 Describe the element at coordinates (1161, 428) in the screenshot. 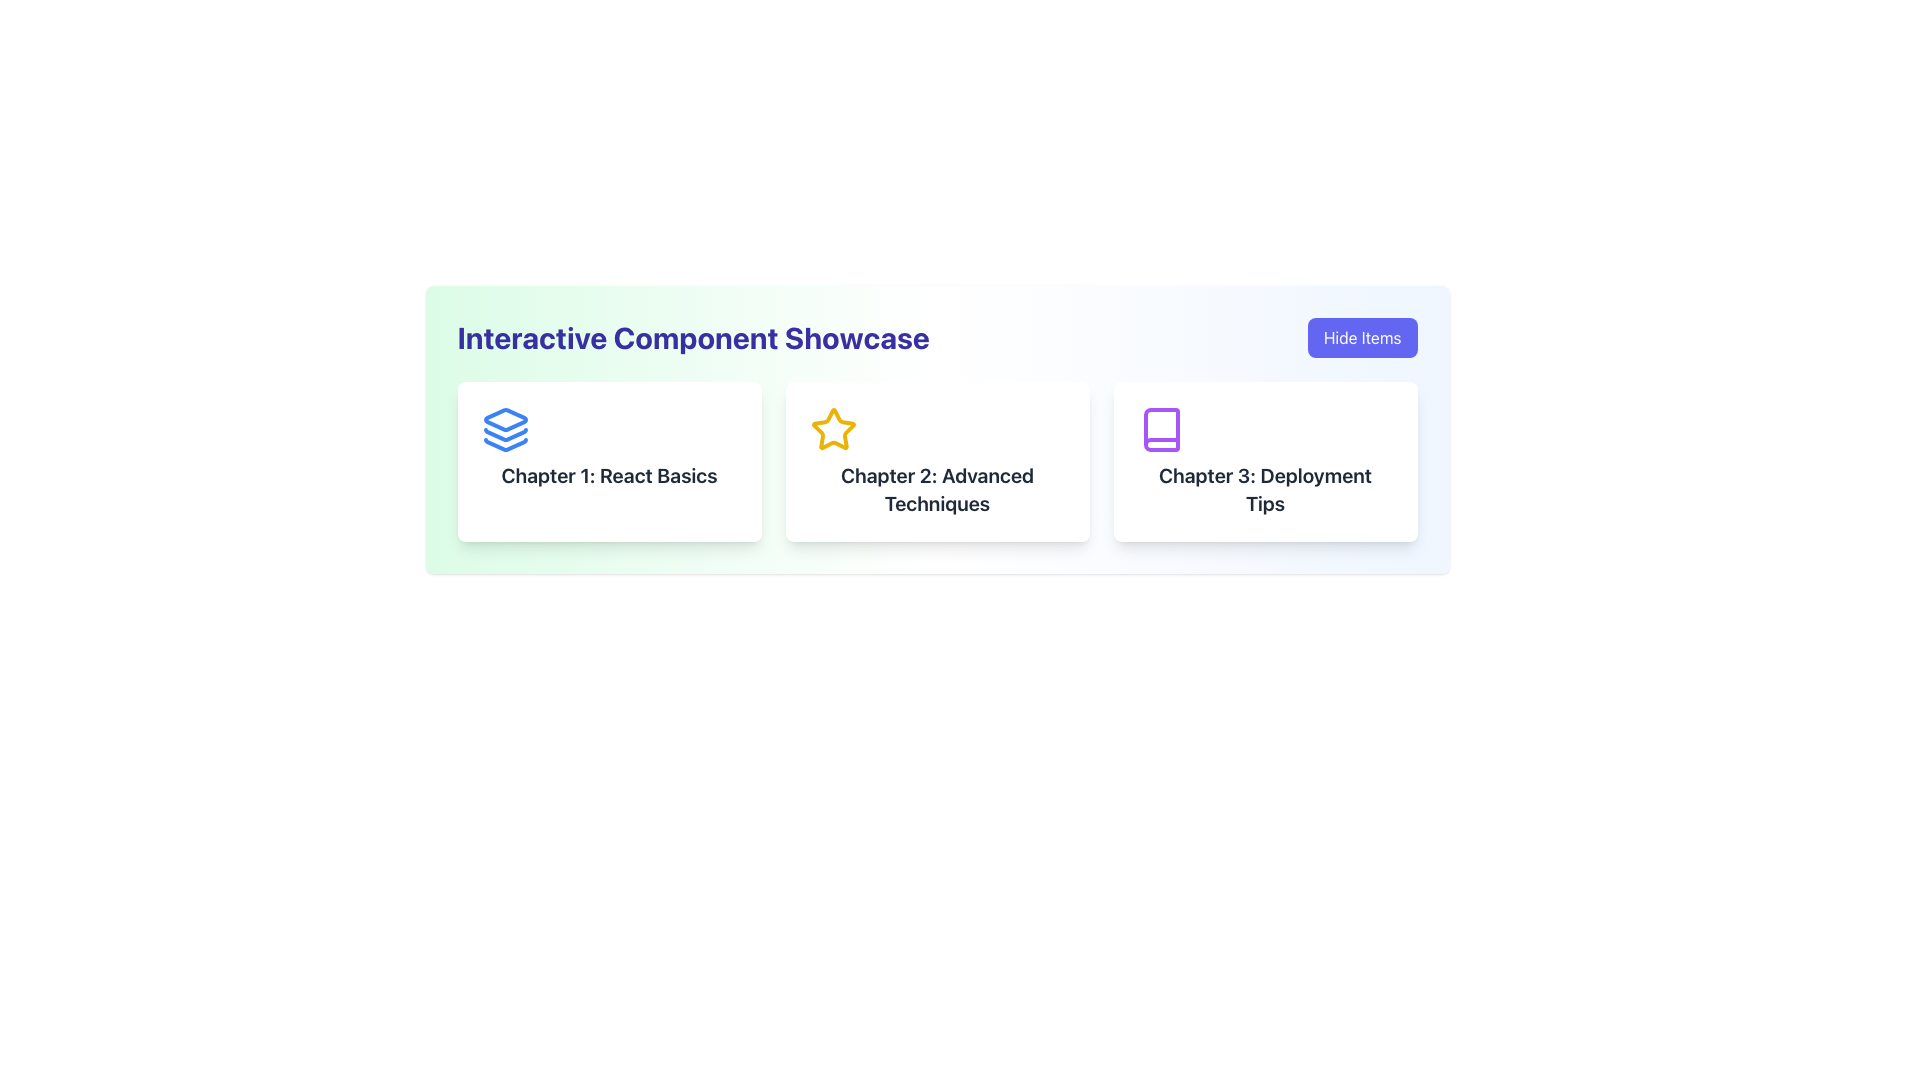

I see `the decorative icon for the information card labeled 'Chapter 3: Deployment Tips', which is located at the top-left corner of the card, just above the text` at that location.